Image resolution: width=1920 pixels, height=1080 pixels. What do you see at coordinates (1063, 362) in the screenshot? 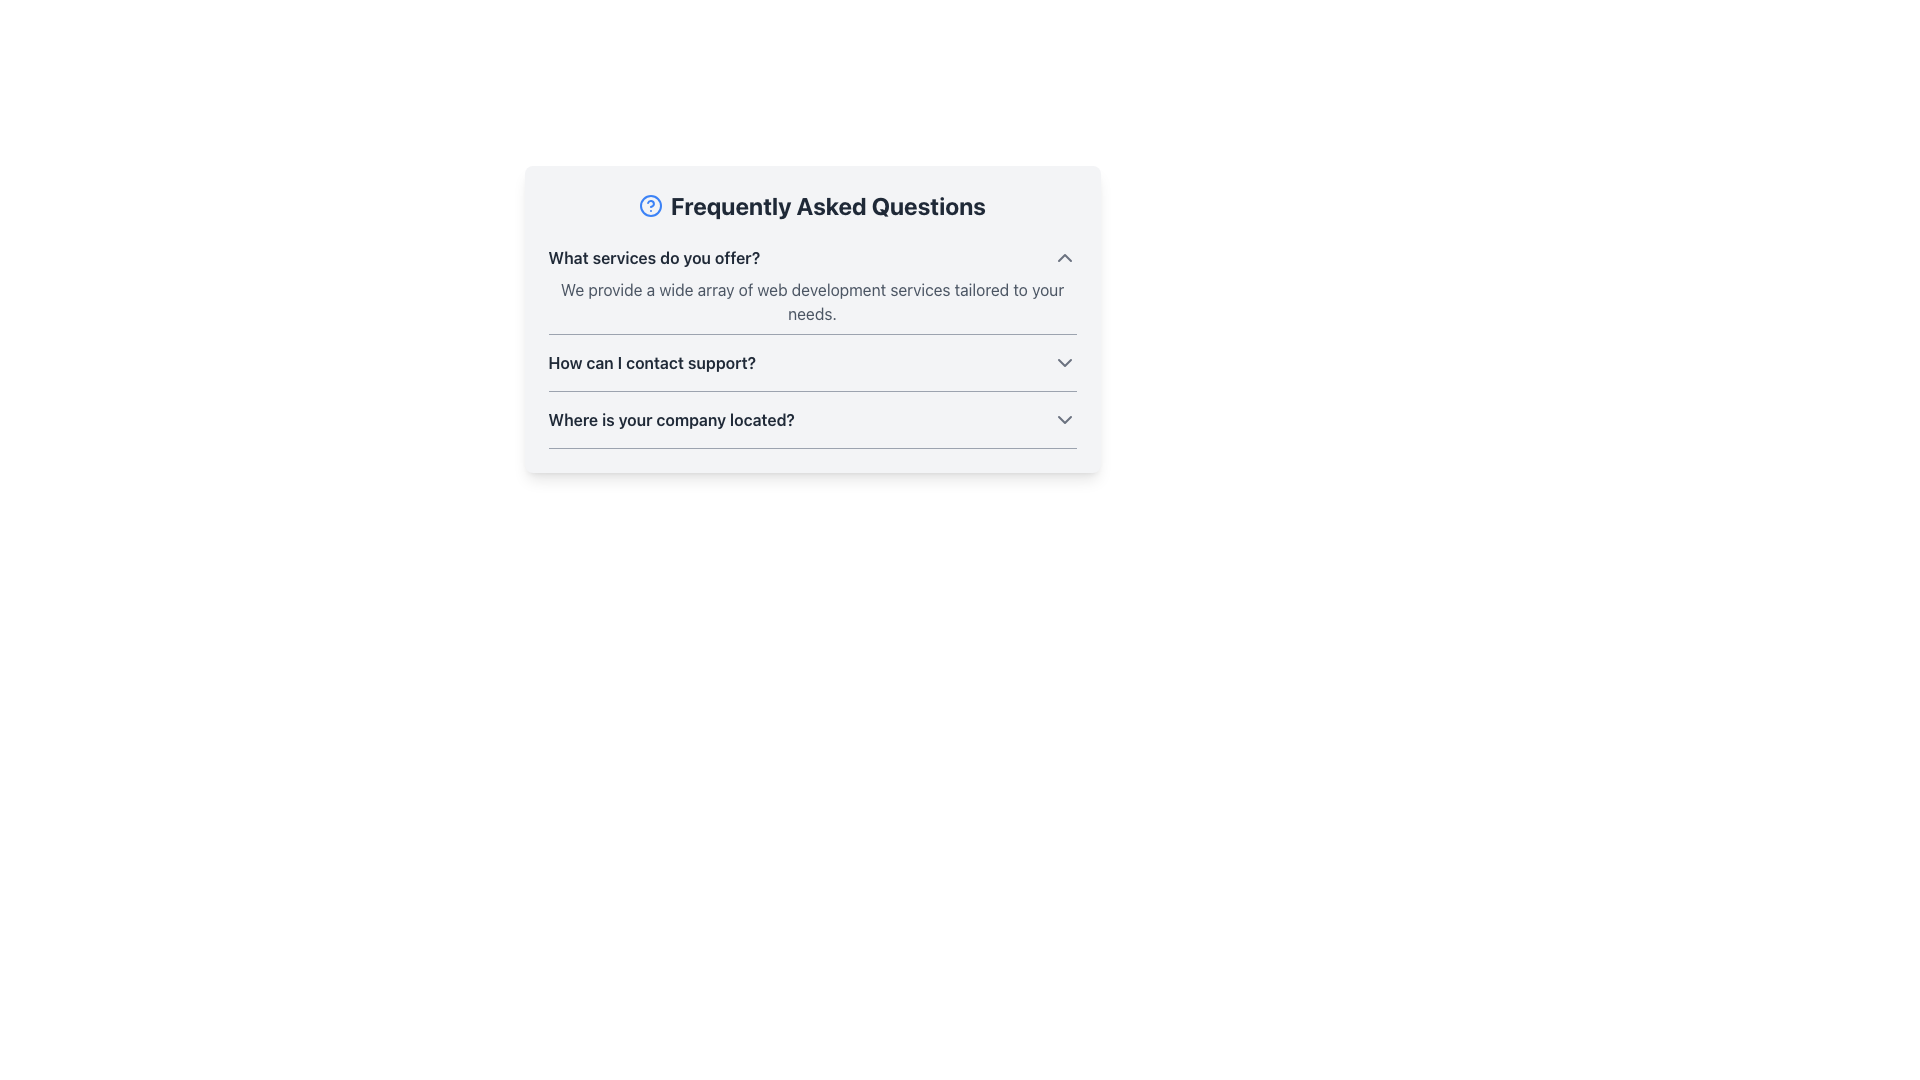
I see `the chevron icon used to toggle the FAQ entry for 'How can I contact support?'` at bounding box center [1063, 362].